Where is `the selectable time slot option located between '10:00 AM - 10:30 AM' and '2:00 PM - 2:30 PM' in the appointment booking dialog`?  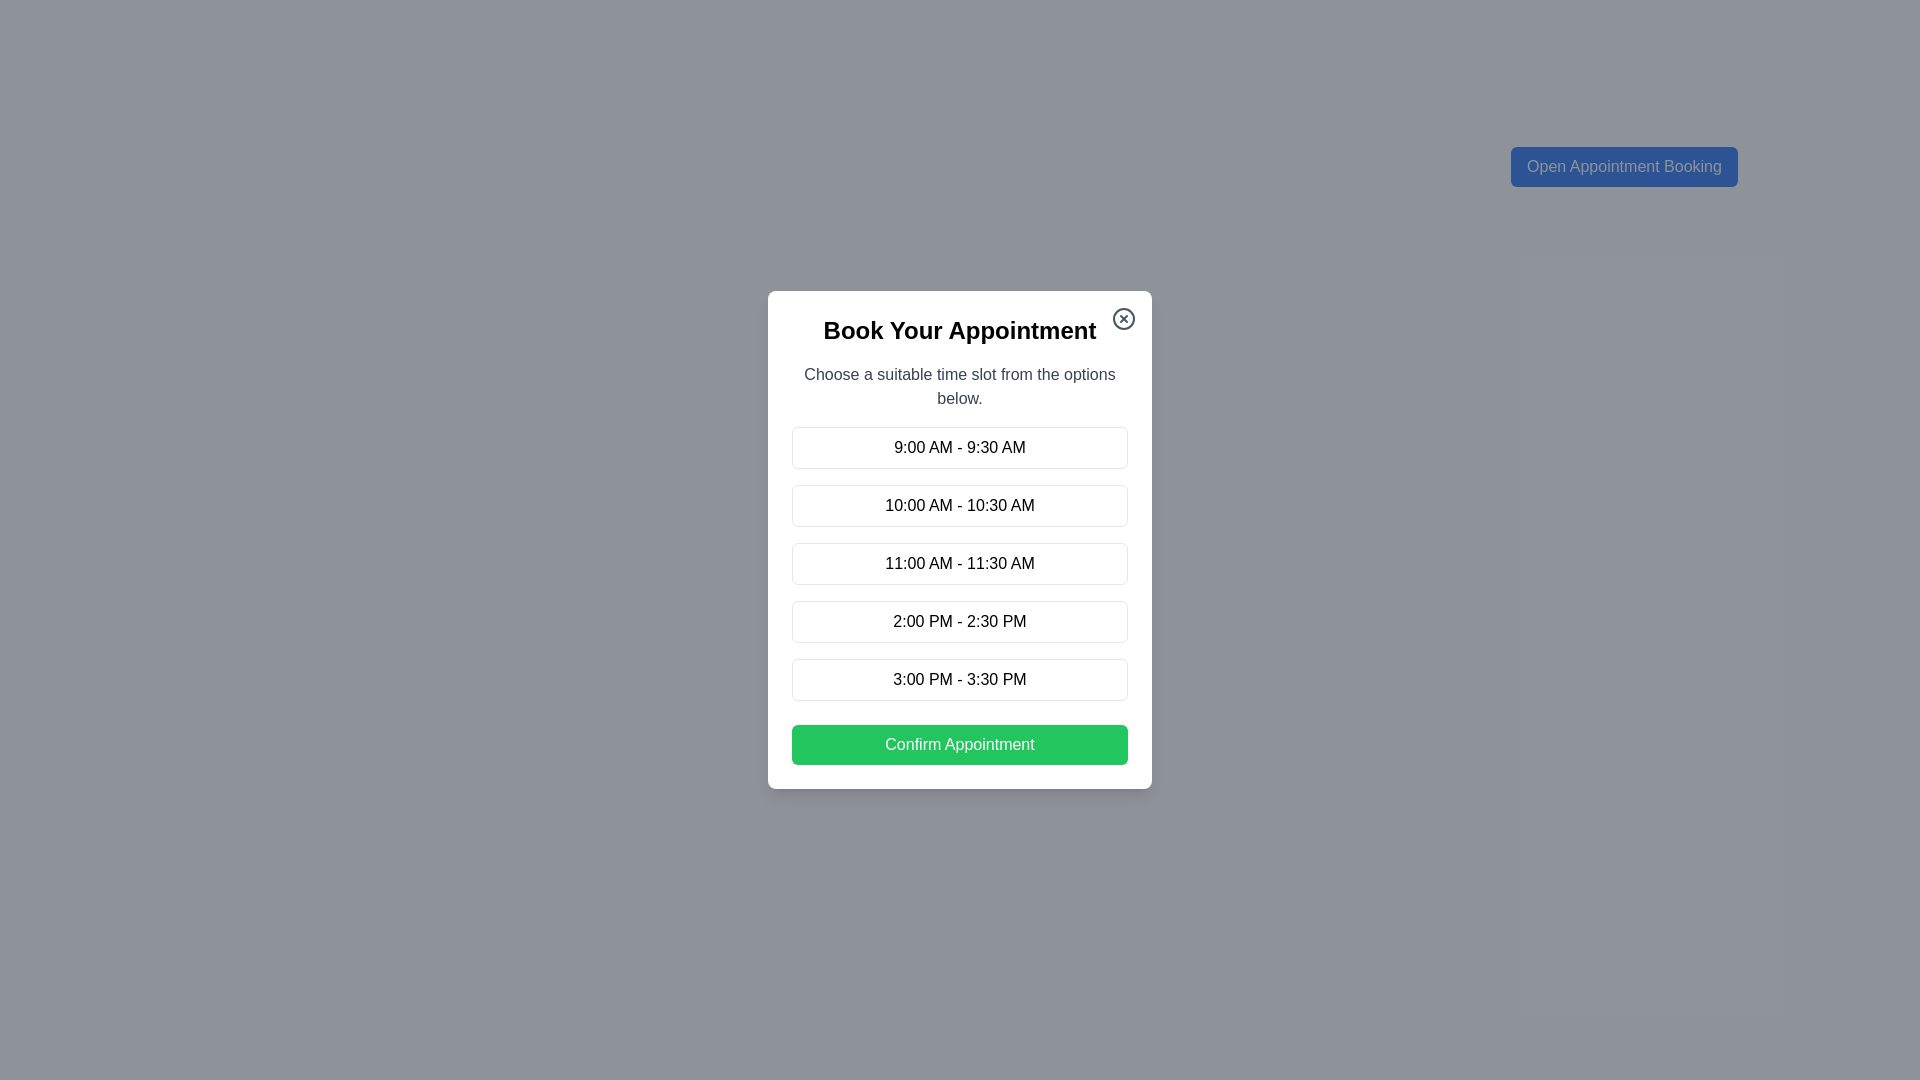 the selectable time slot option located between '10:00 AM - 10:30 AM' and '2:00 PM - 2:30 PM' in the appointment booking dialog is located at coordinates (960, 563).